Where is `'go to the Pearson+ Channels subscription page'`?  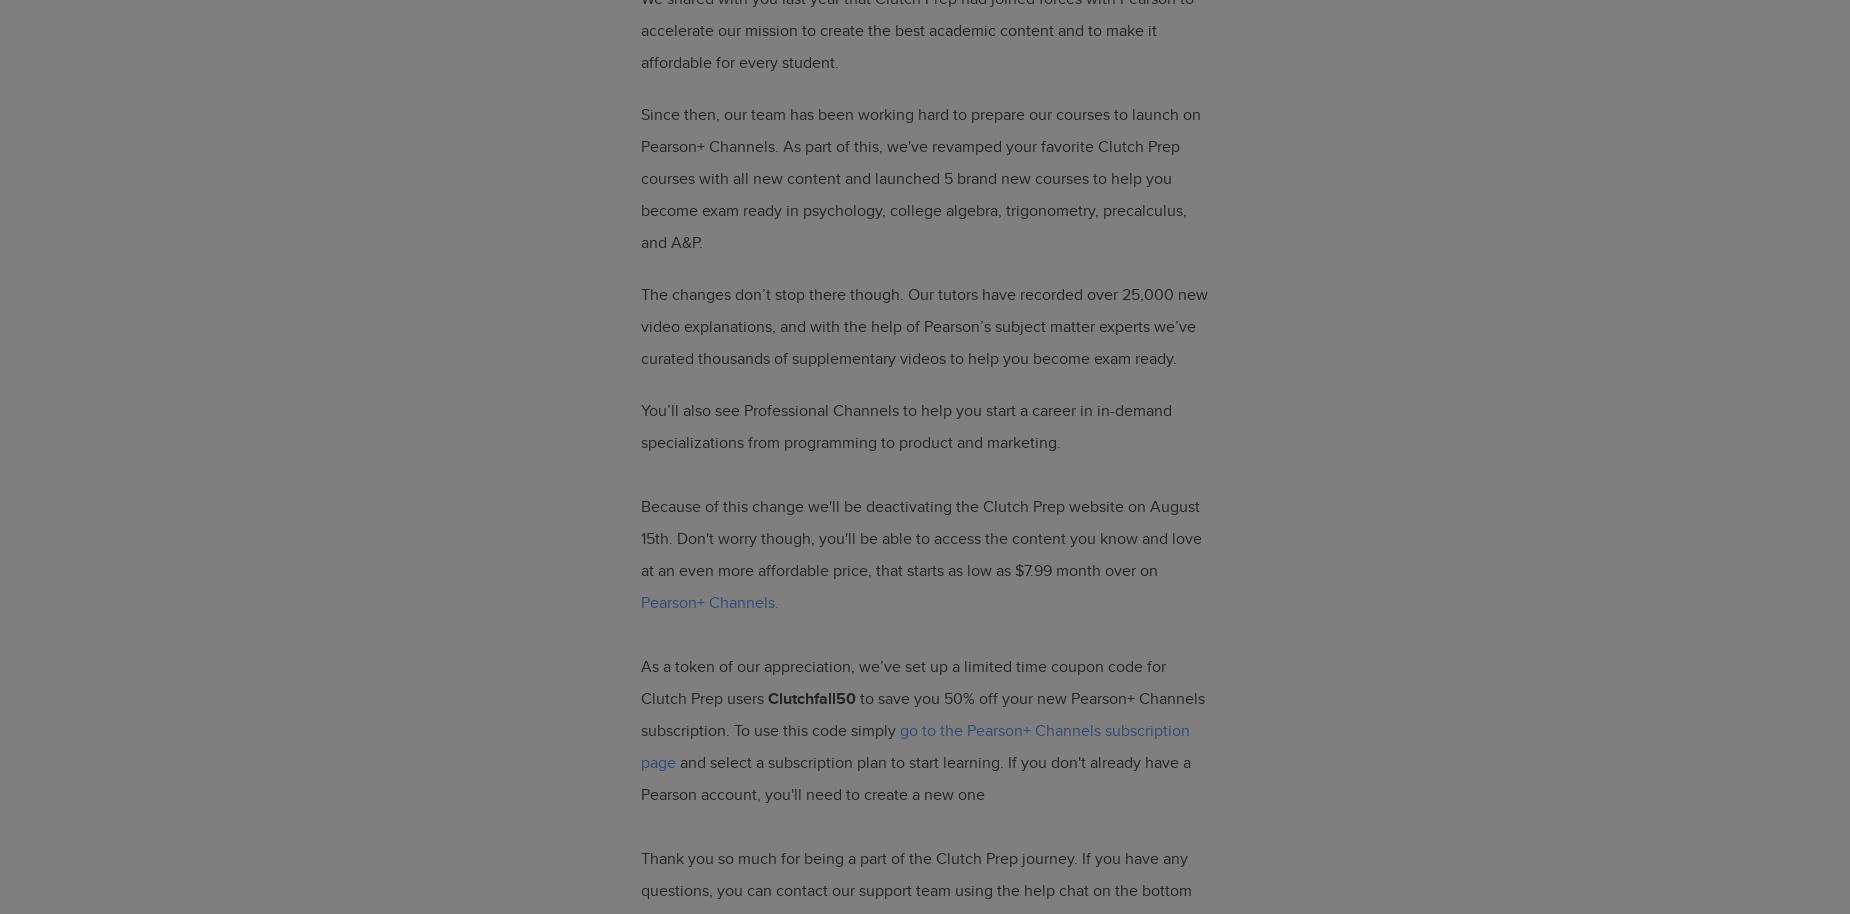
'go to the Pearson+ Channels subscription page' is located at coordinates (915, 746).